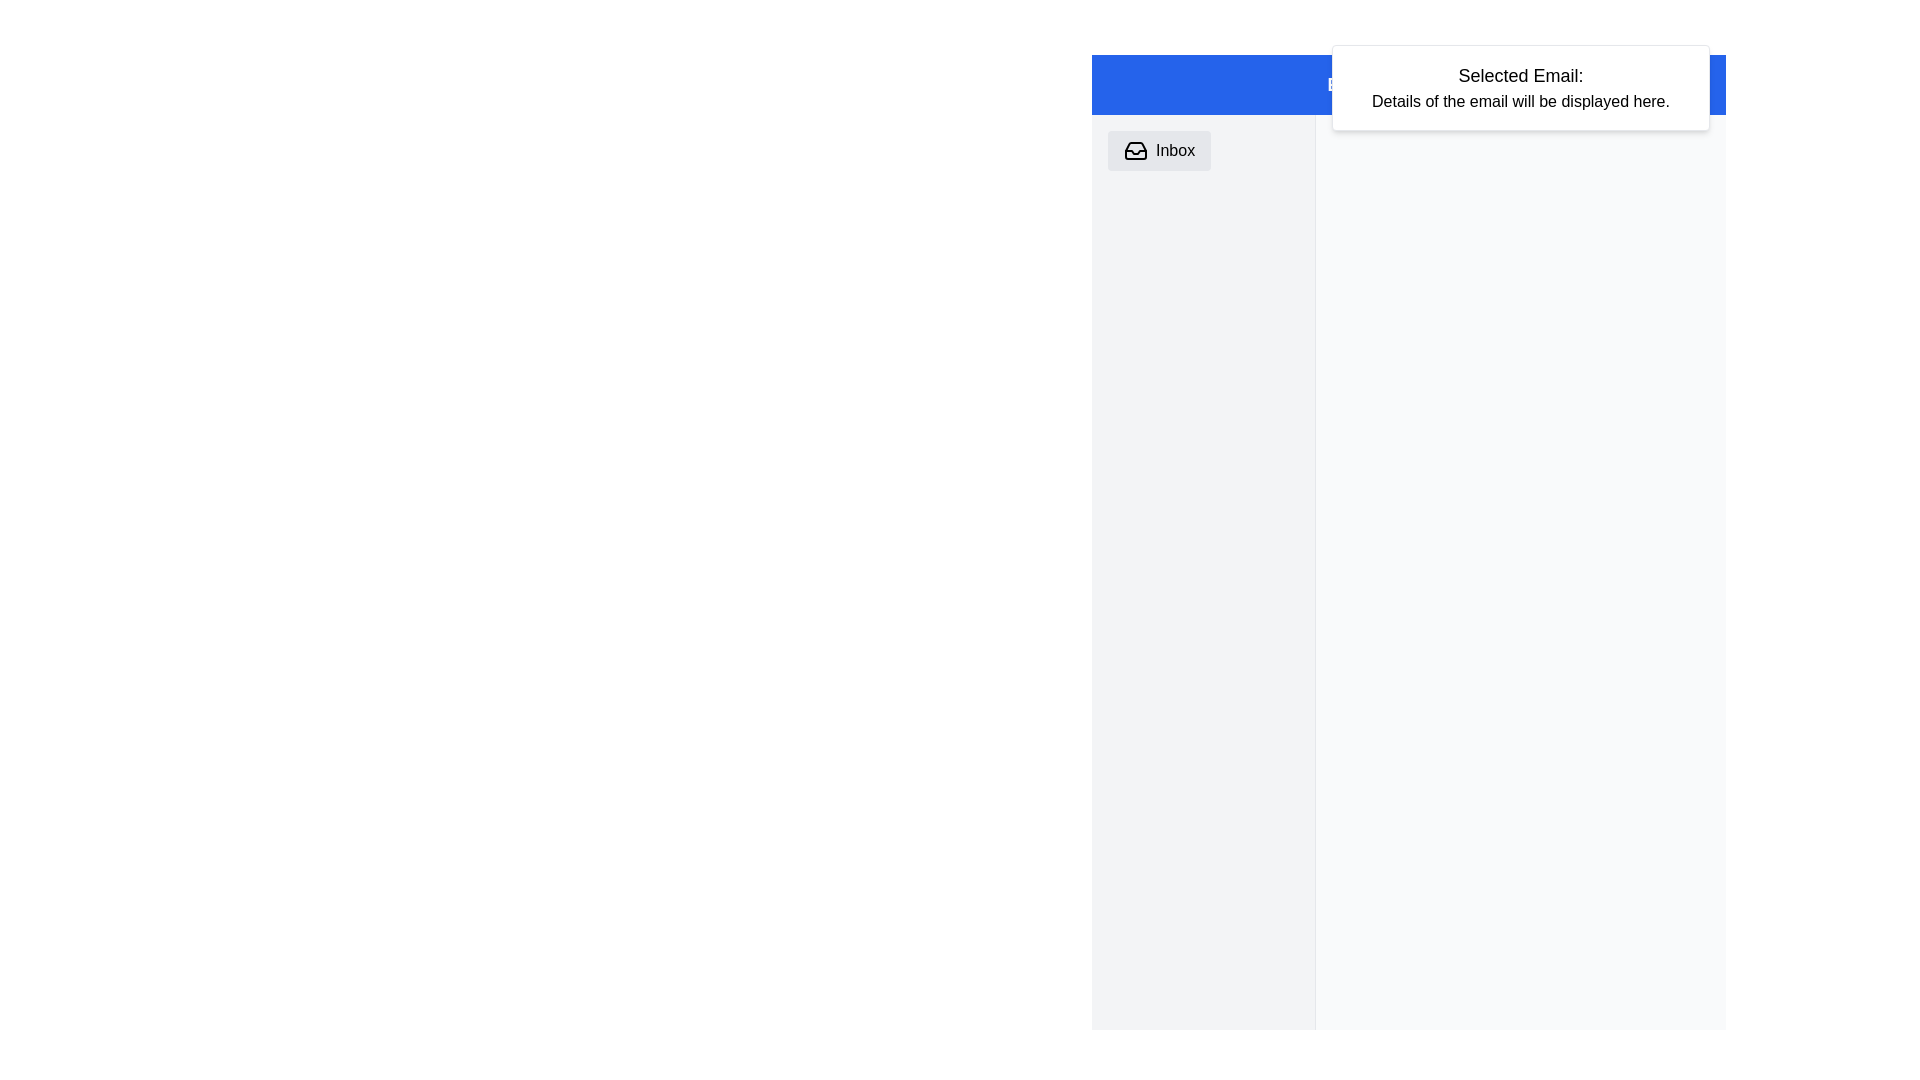  What do you see at coordinates (1175, 149) in the screenshot?
I see `the 'Inbox' text label which is bold and part of a menu item in the sidebar, positioned to the right of an envelope icon, to trigger visual feedback` at bounding box center [1175, 149].